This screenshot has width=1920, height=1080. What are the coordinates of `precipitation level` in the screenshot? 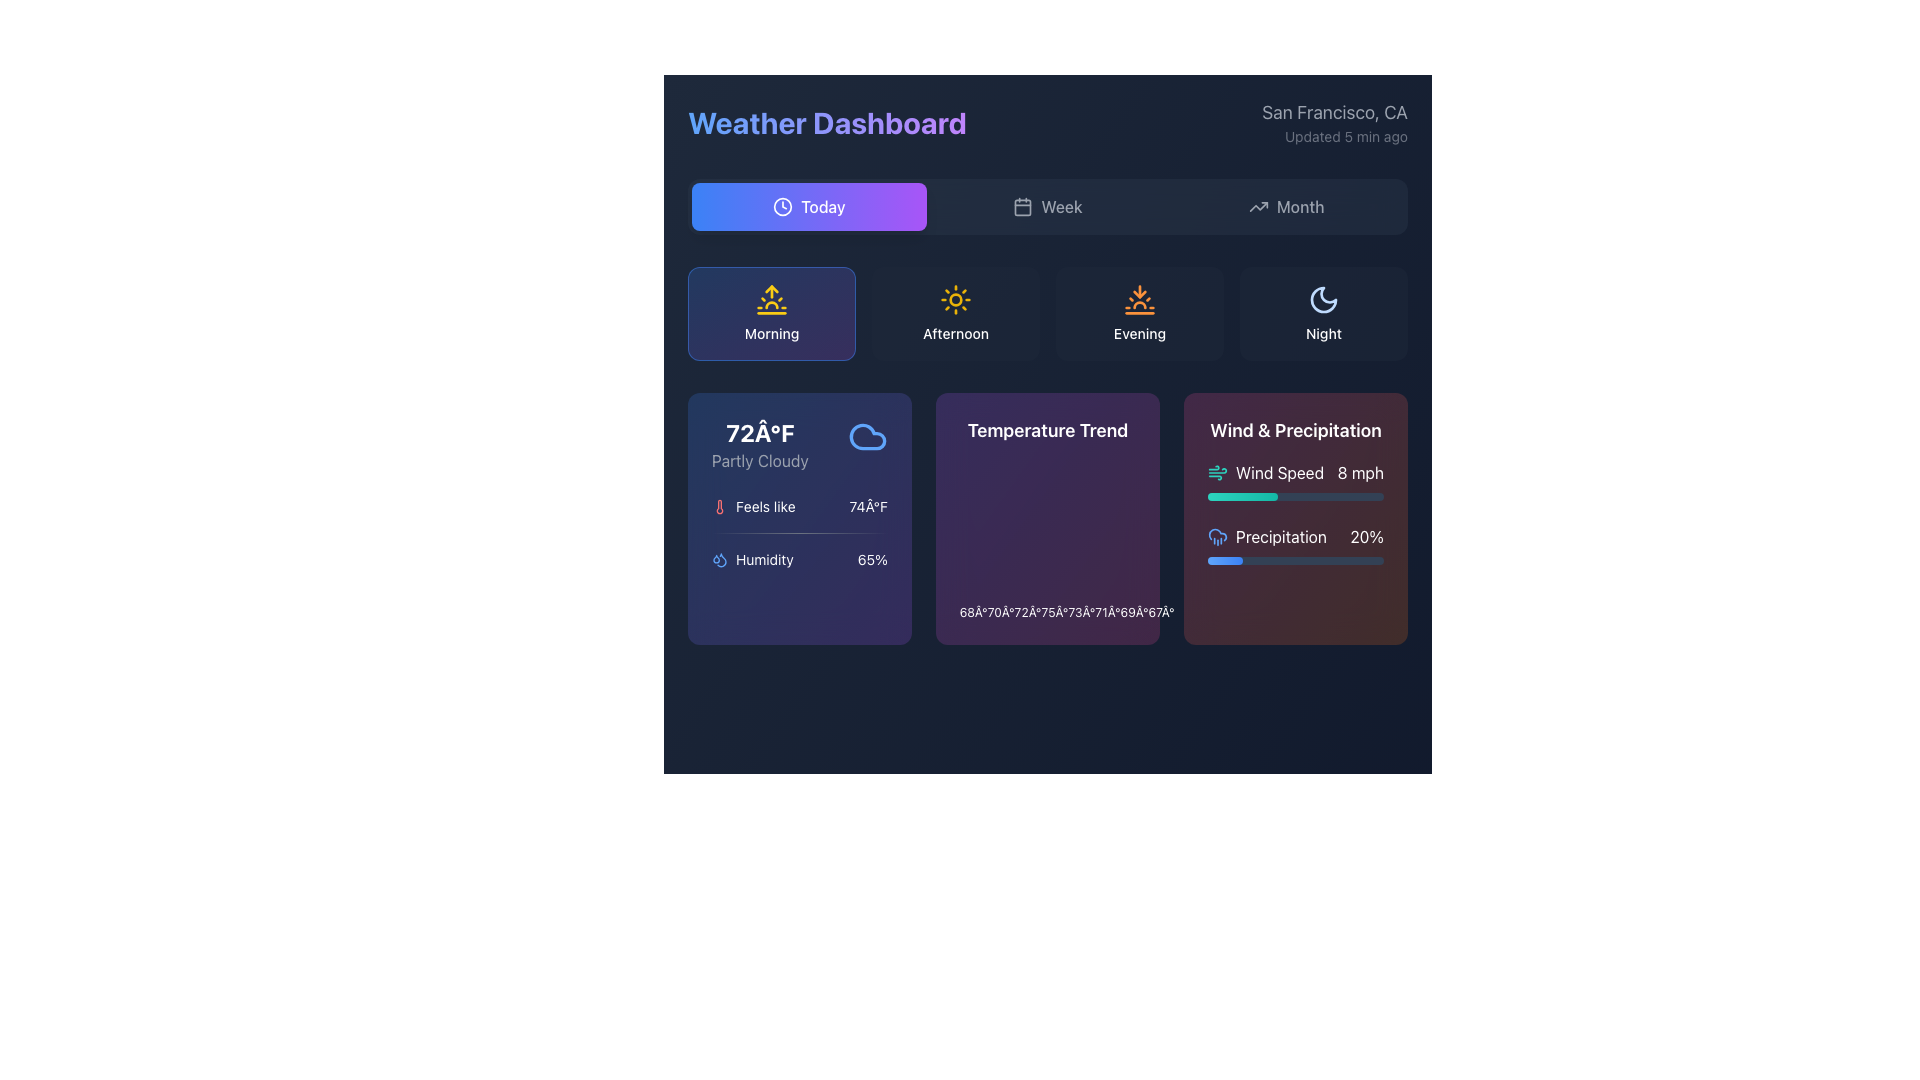 It's located at (1290, 496).